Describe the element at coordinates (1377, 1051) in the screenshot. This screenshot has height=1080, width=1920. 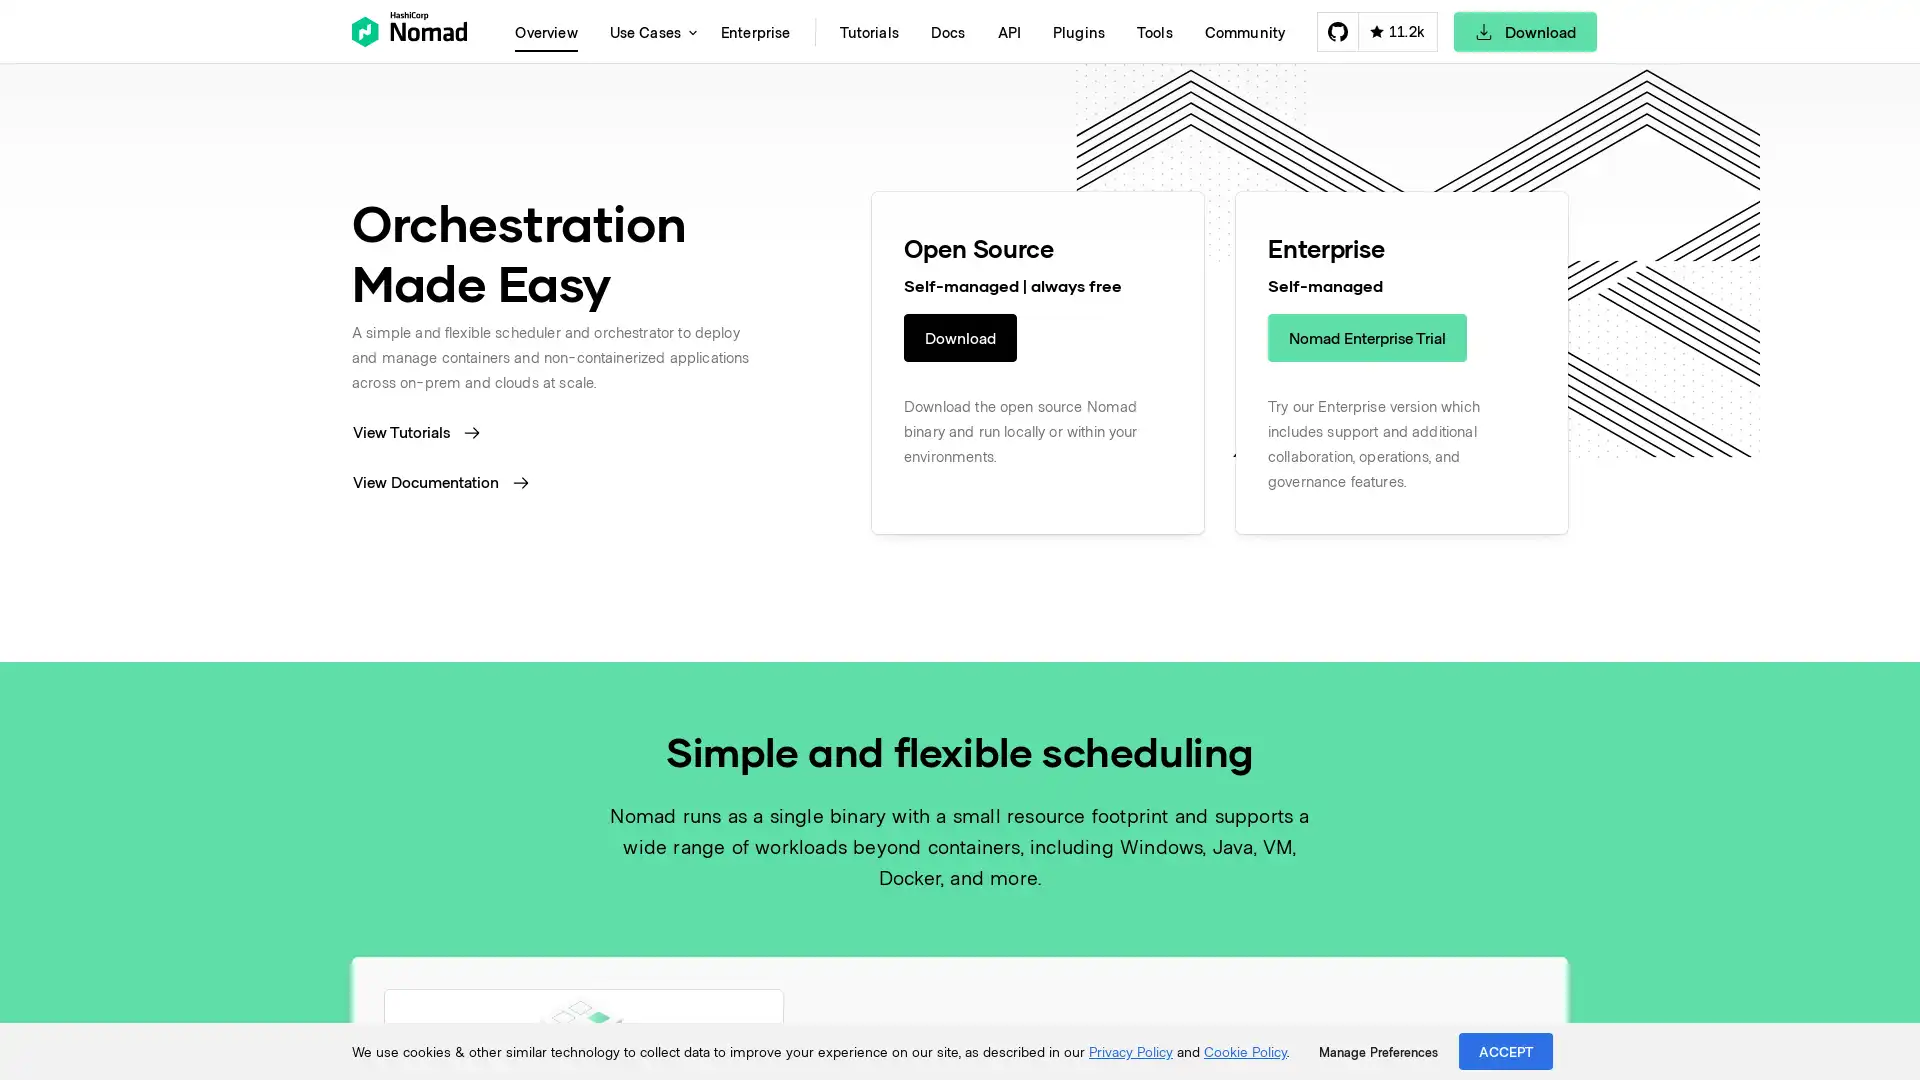
I see `Manage Preferences` at that location.